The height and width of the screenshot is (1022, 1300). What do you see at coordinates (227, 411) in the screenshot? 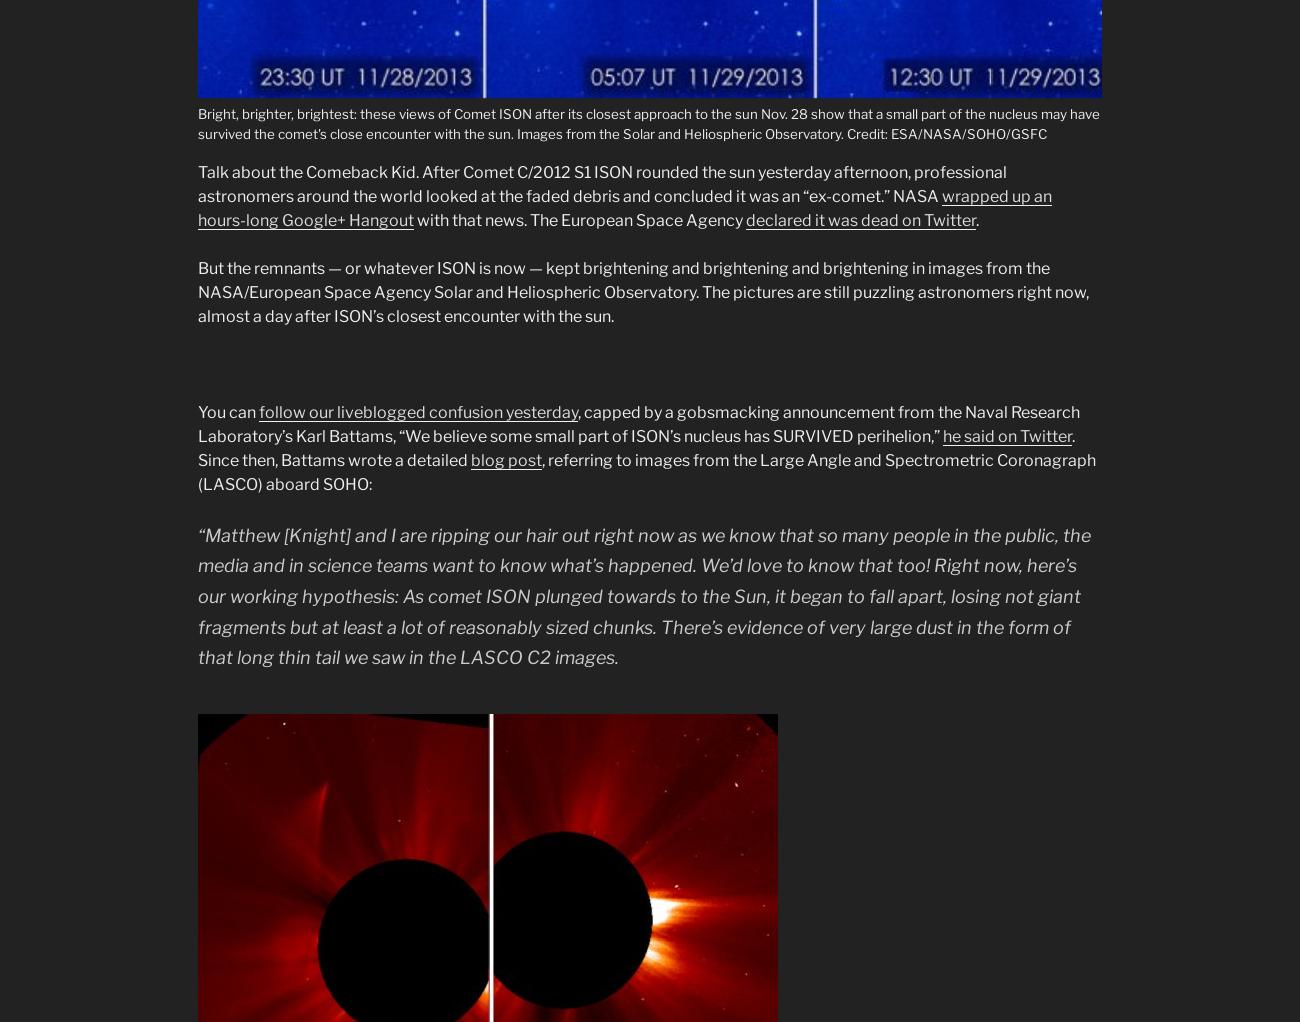
I see `'You can'` at bounding box center [227, 411].